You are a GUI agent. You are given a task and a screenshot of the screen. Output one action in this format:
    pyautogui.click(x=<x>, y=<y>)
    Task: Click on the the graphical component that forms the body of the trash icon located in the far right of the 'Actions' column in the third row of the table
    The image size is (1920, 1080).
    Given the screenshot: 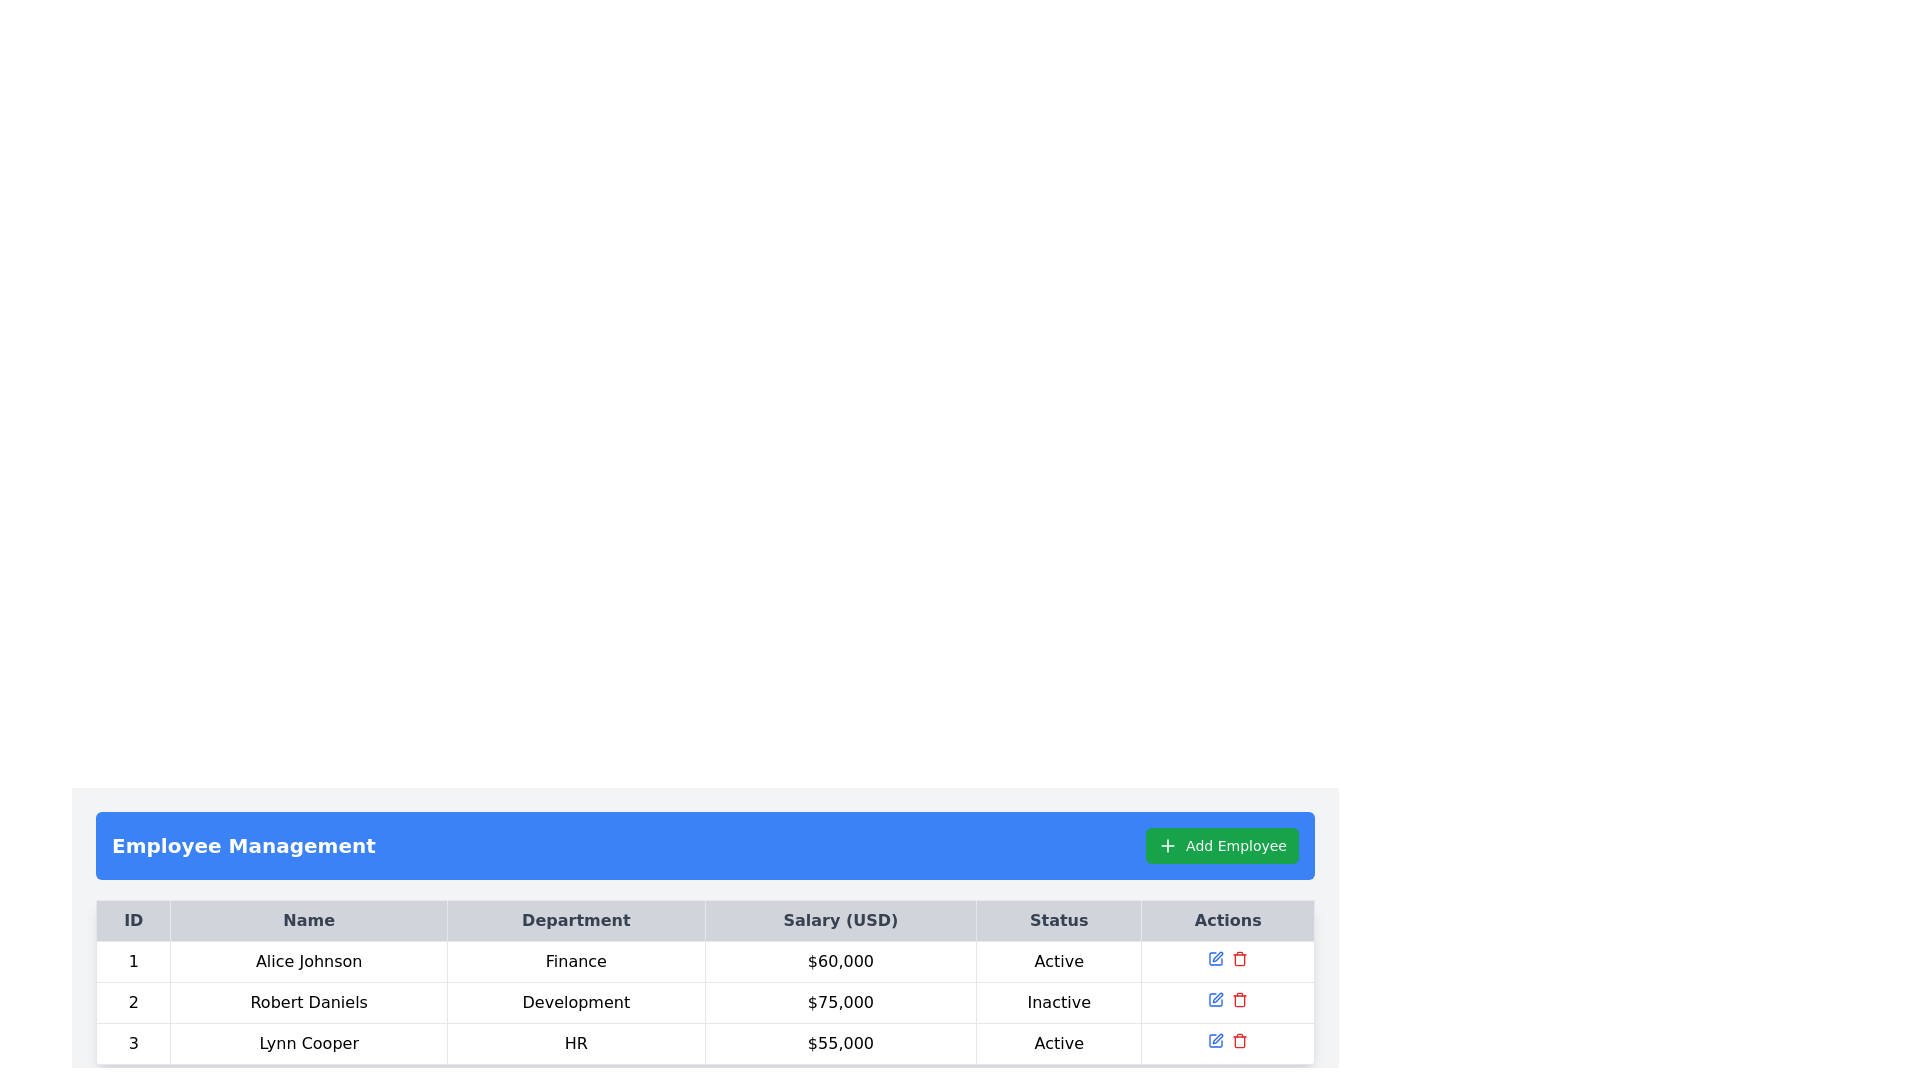 What is the action you would take?
    pyautogui.click(x=1239, y=1041)
    